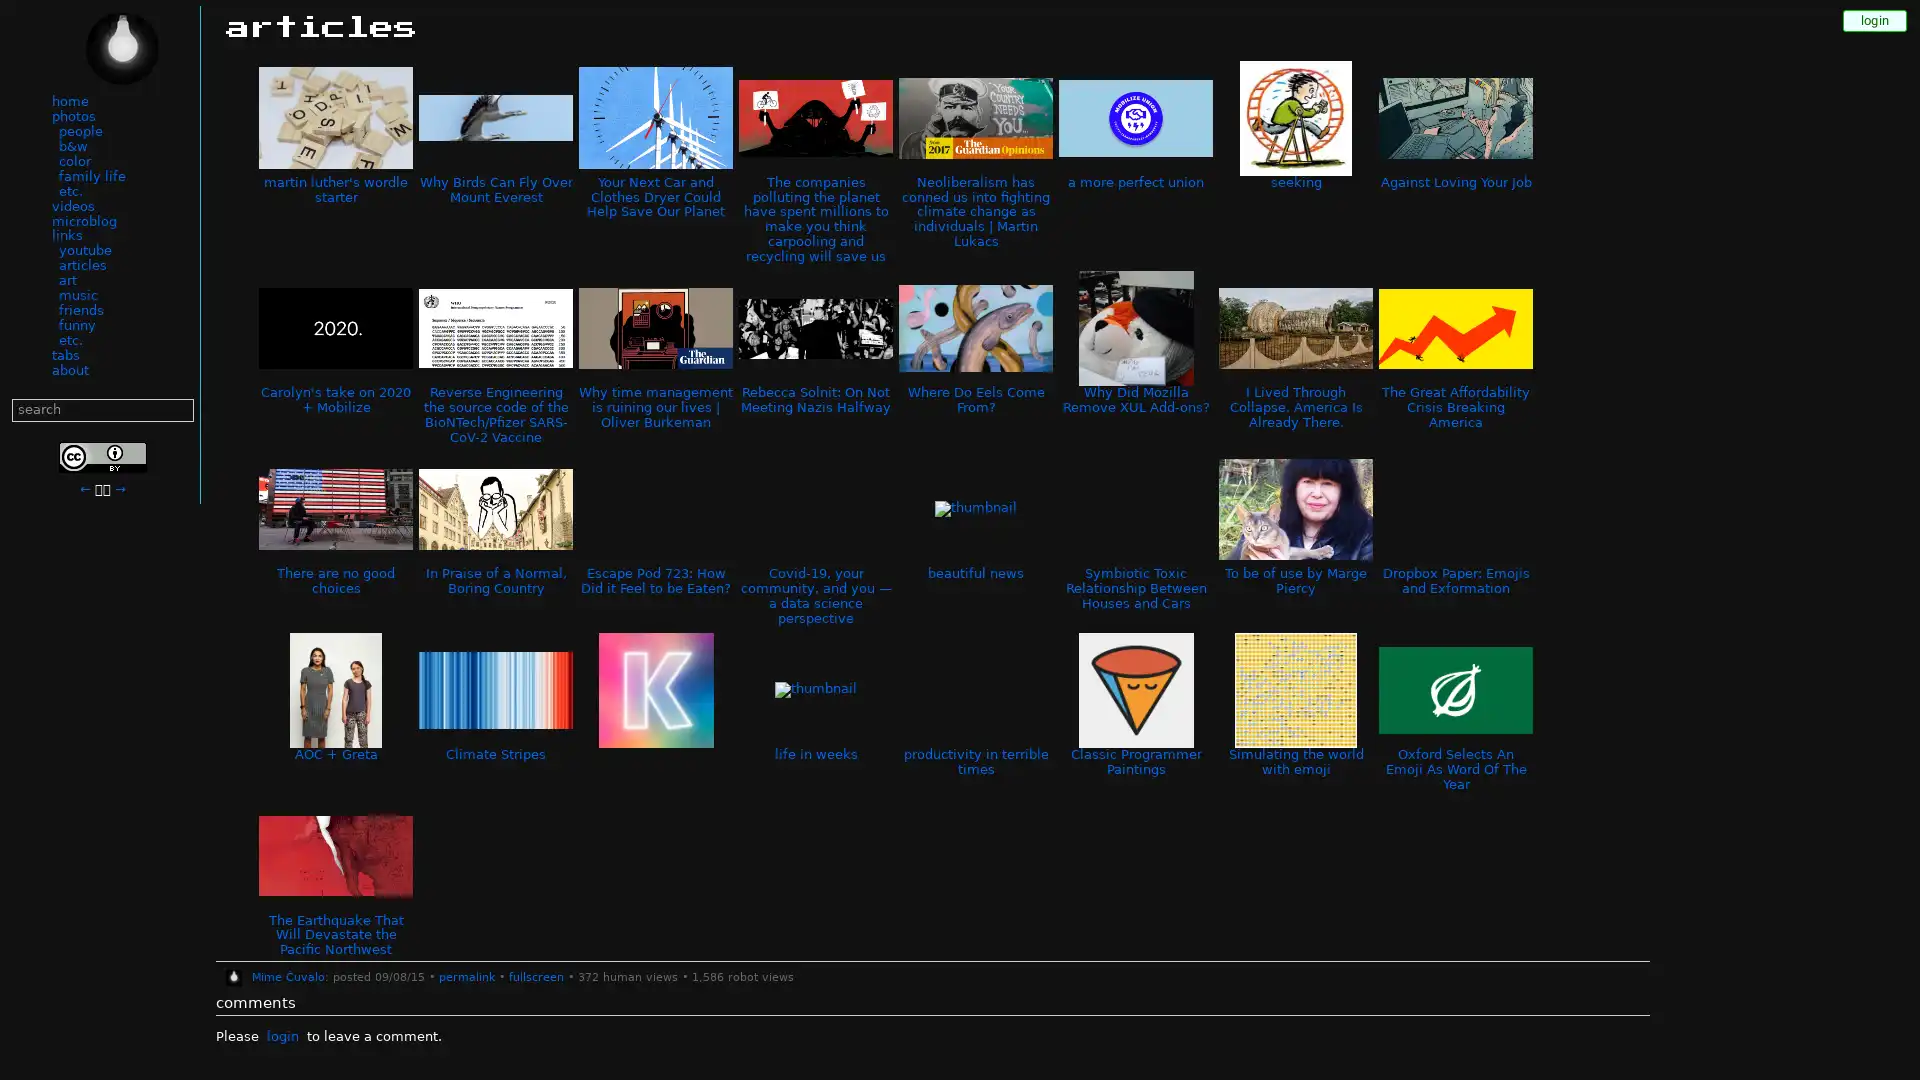 This screenshot has height=1080, width=1920. Describe the element at coordinates (535, 977) in the screenshot. I see `fullscreen` at that location.